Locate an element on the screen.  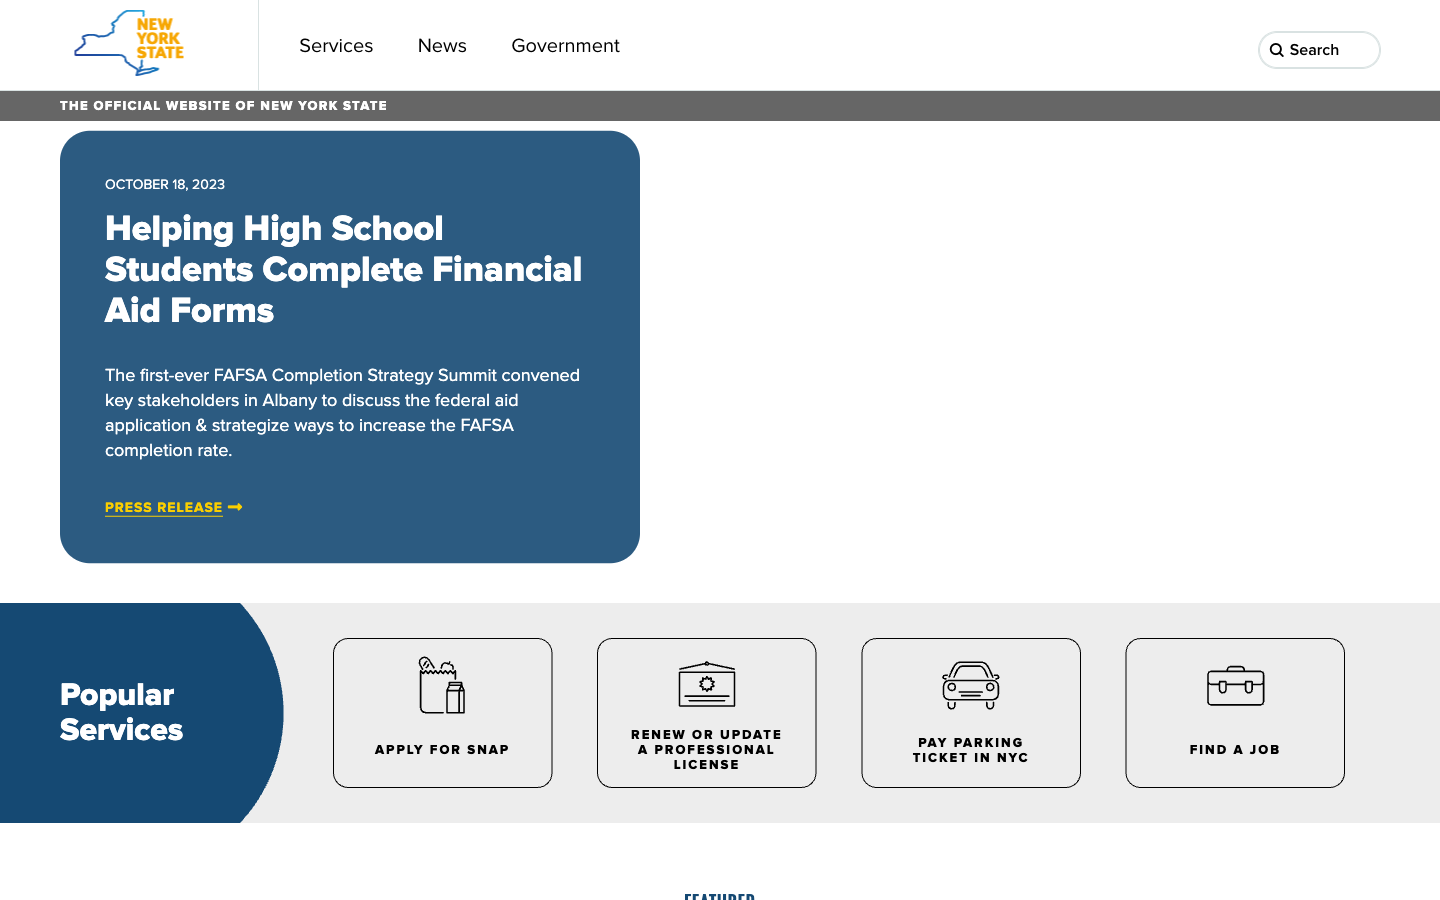
the NYC parking ticket payment portal on the lower panel is located at coordinates (968, 711).